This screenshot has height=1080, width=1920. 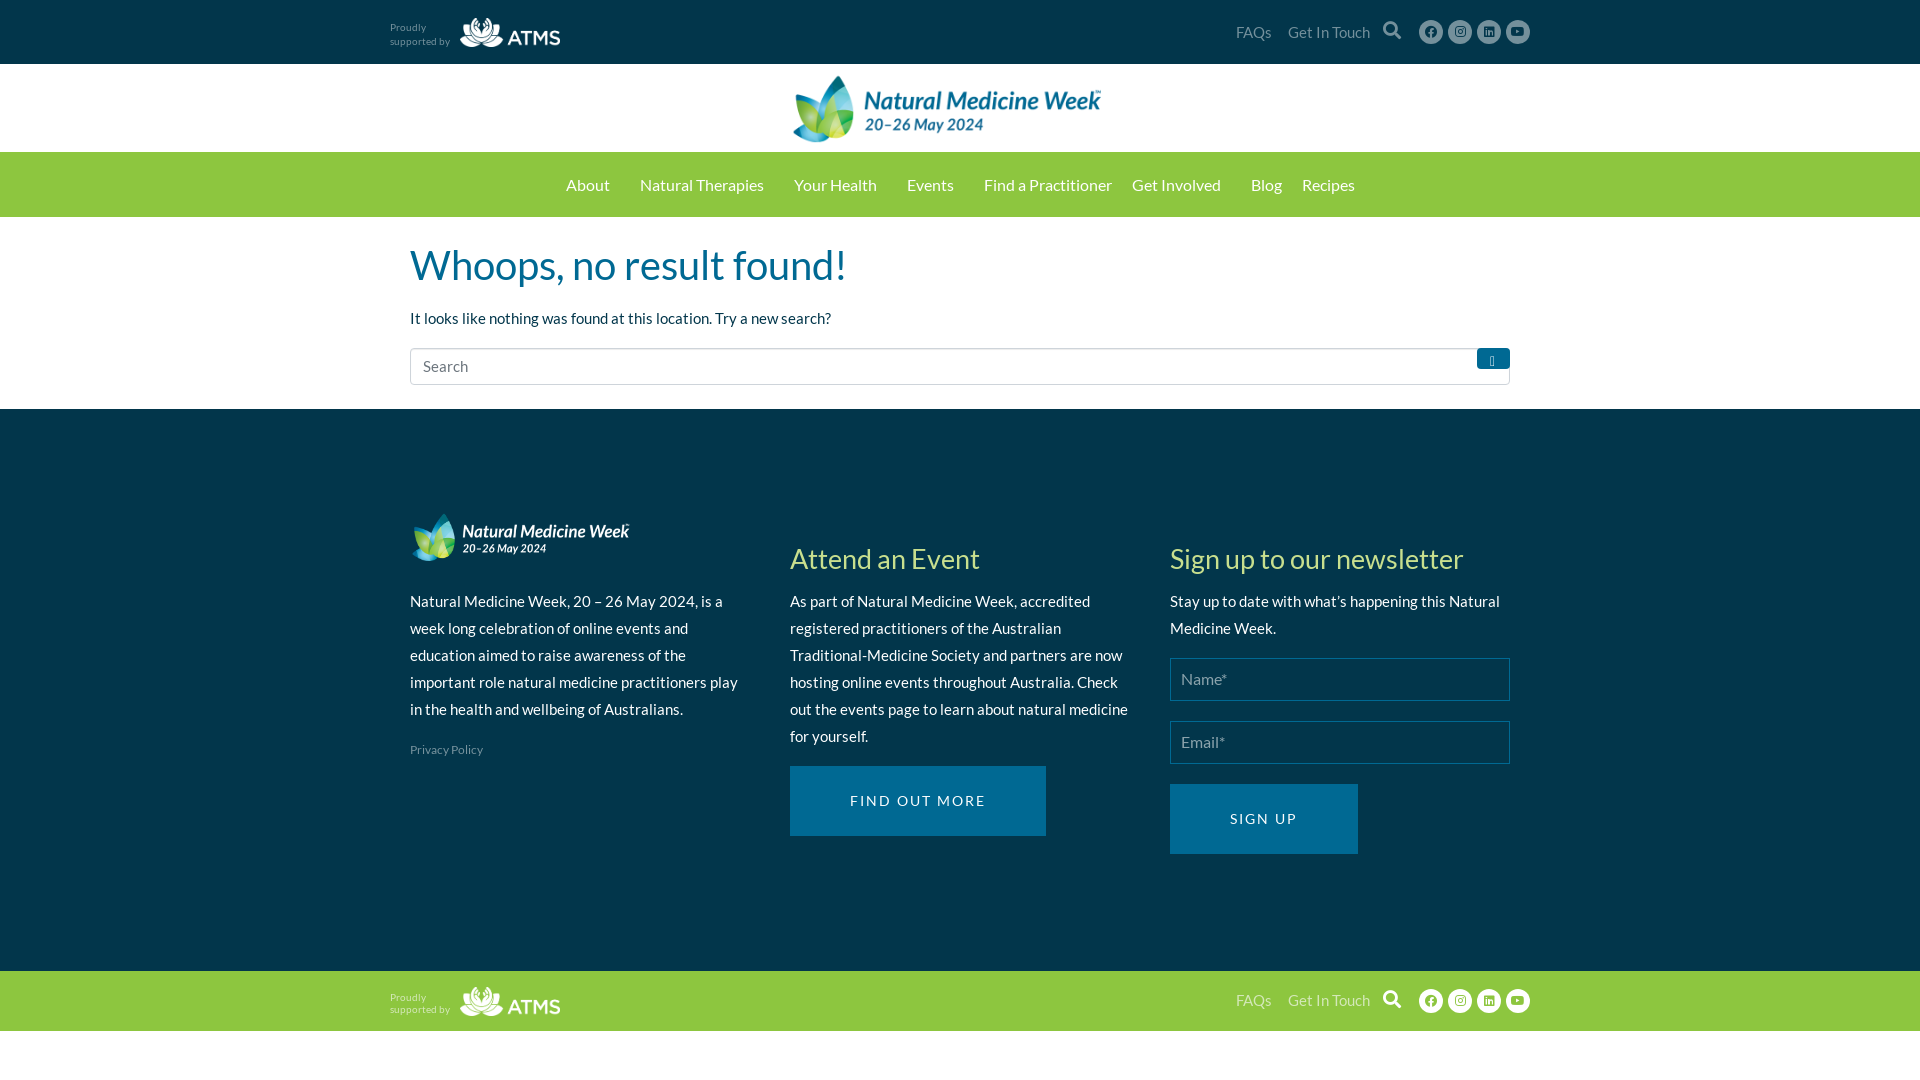 What do you see at coordinates (408, 749) in the screenshot?
I see `'Privacy Policy'` at bounding box center [408, 749].